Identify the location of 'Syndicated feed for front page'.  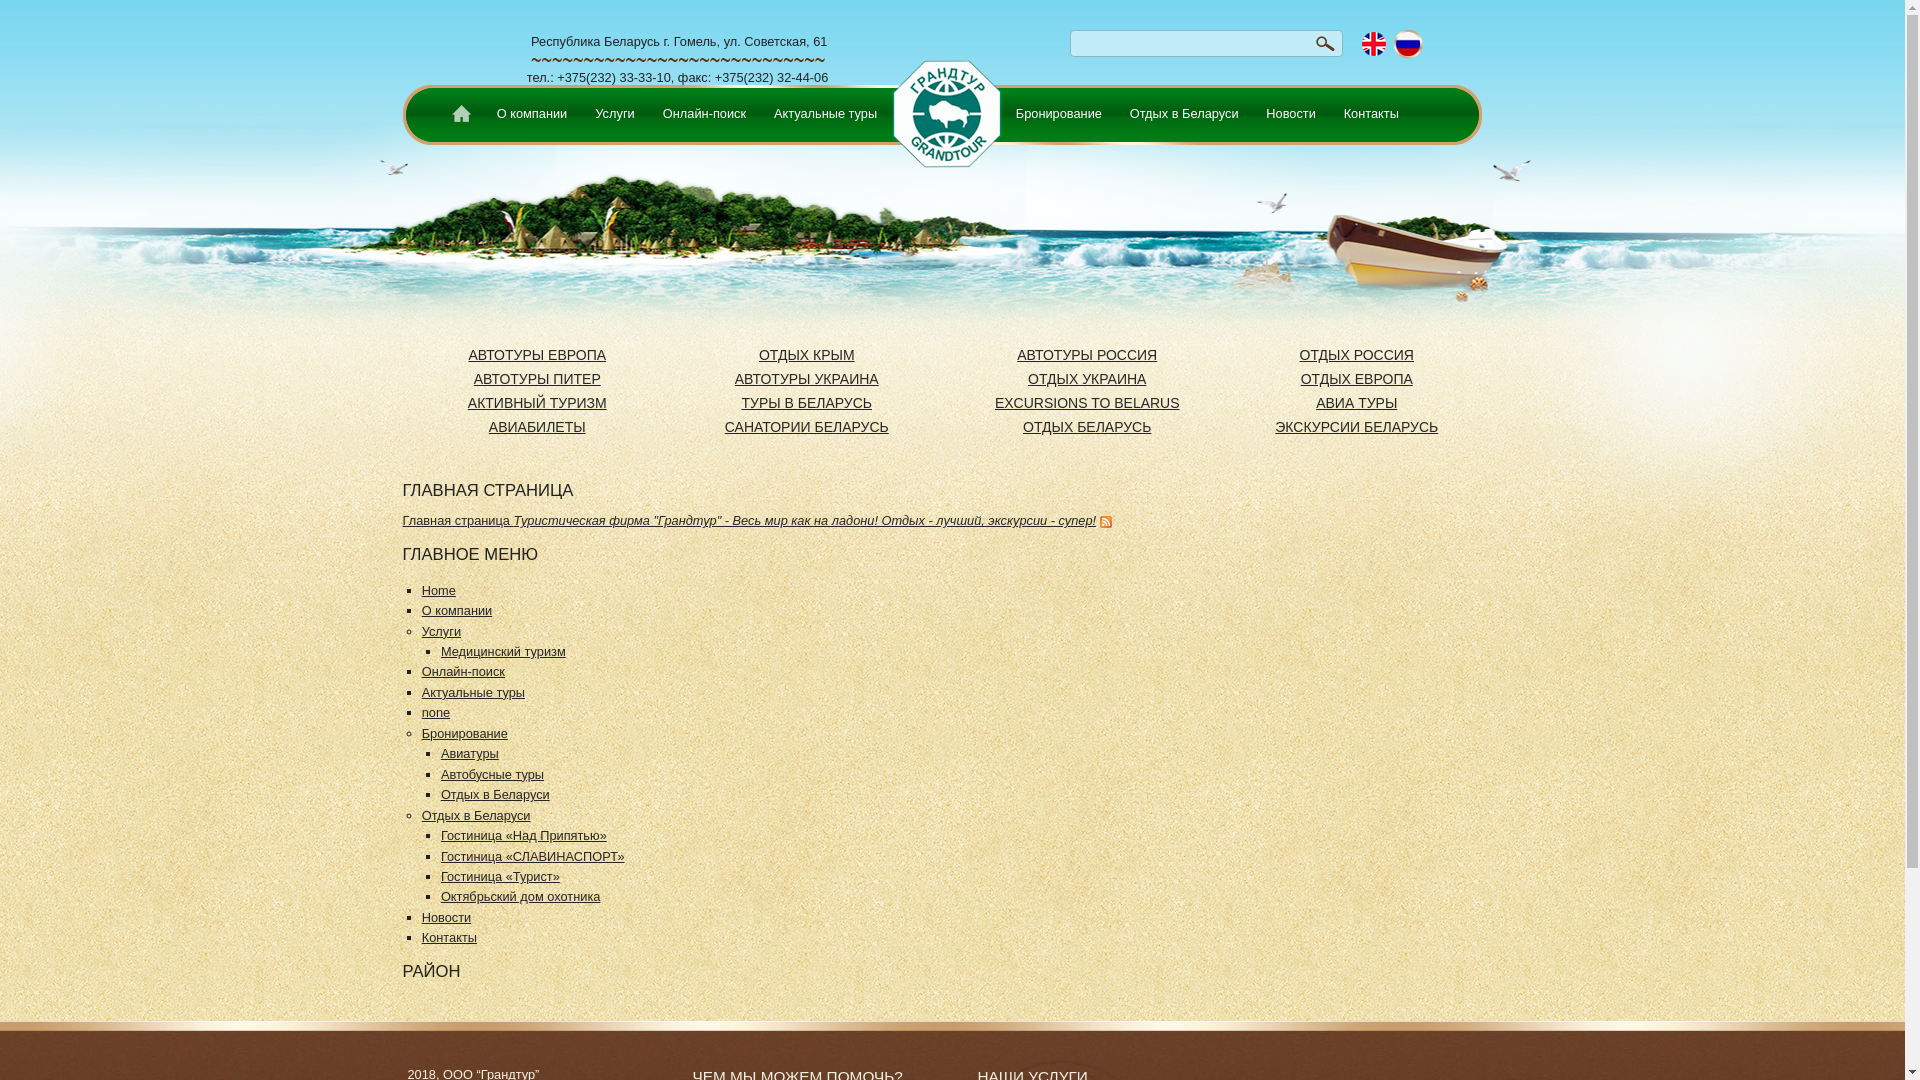
(1104, 519).